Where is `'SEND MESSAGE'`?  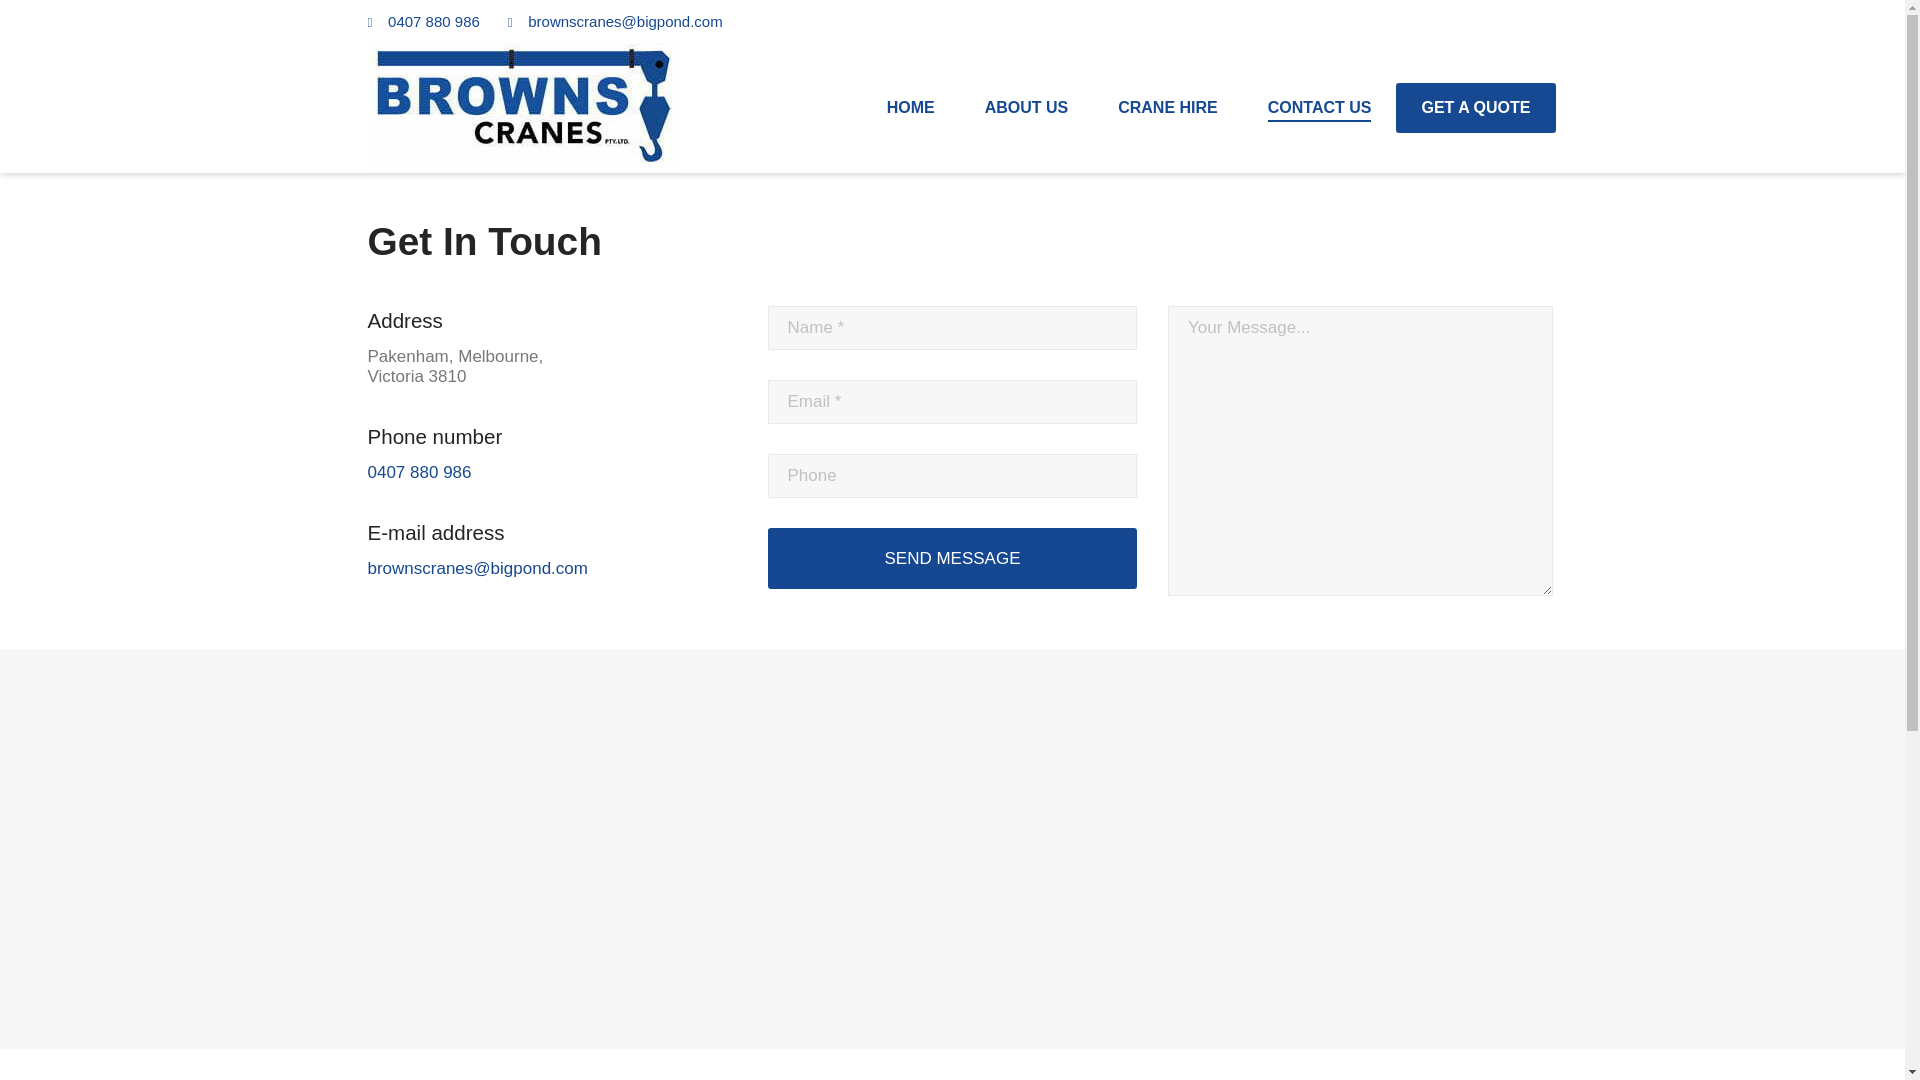 'SEND MESSAGE' is located at coordinates (952, 558).